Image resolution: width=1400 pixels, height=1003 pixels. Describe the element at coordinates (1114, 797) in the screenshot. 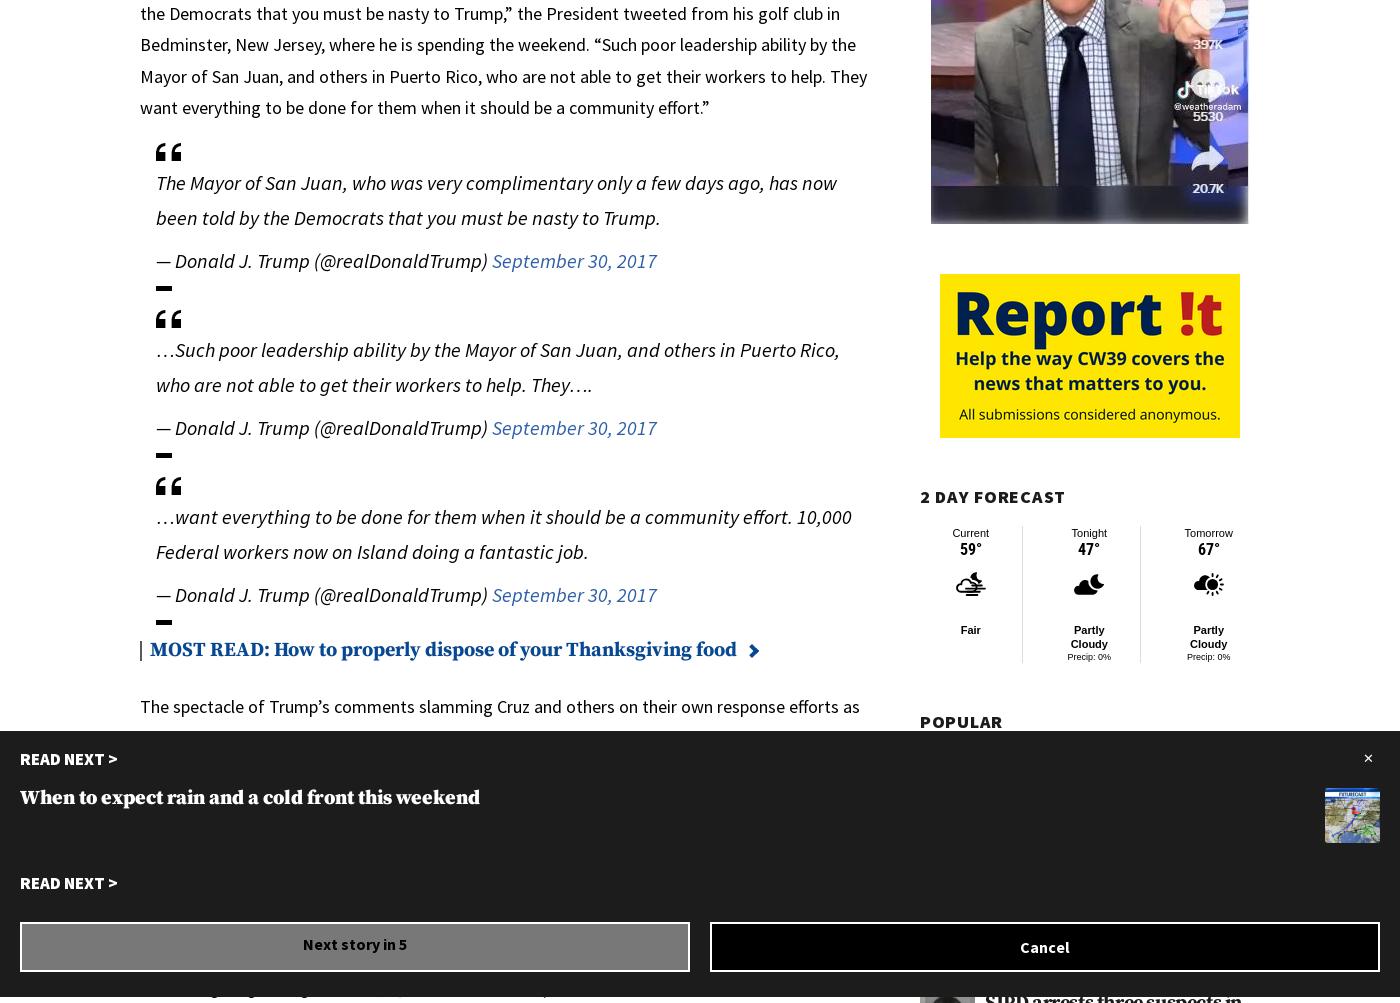

I see `'13 hours ago'` at that location.